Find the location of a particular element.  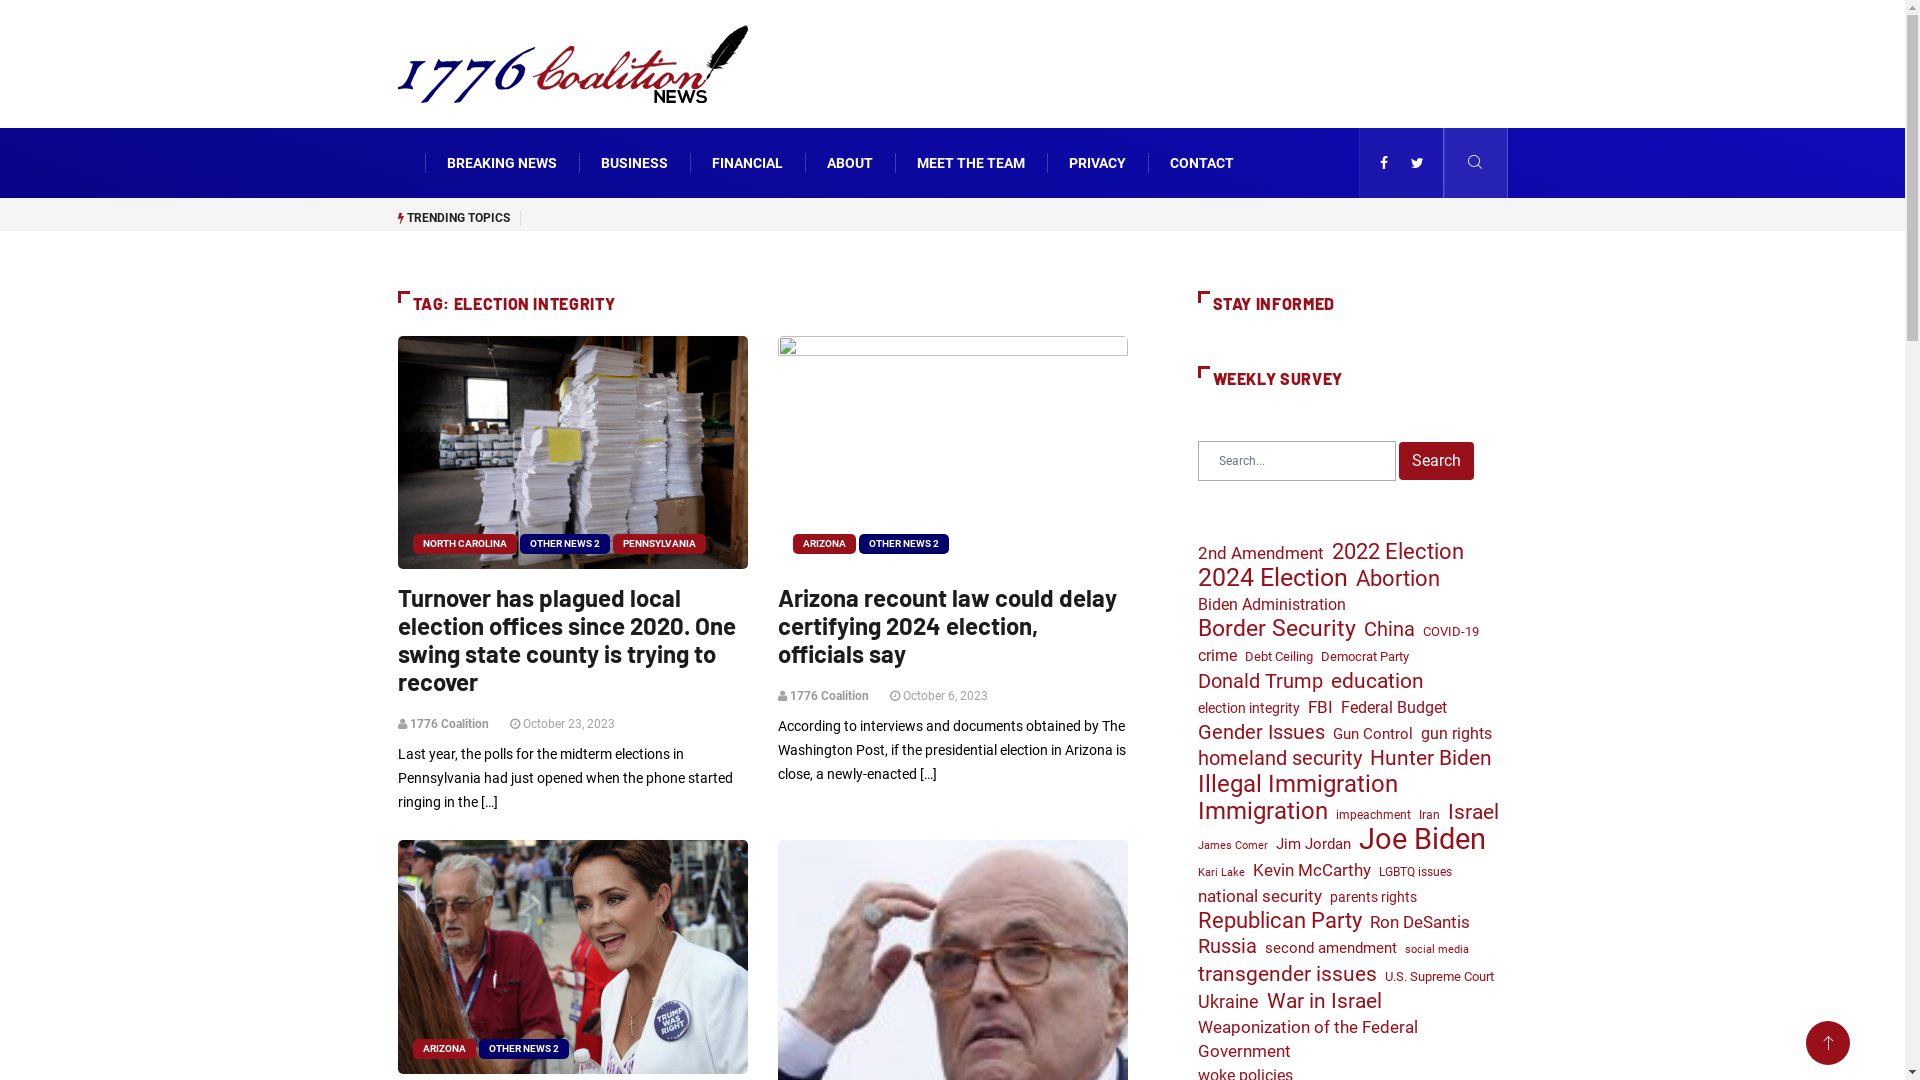

'BUSINESS' is located at coordinates (632, 161).